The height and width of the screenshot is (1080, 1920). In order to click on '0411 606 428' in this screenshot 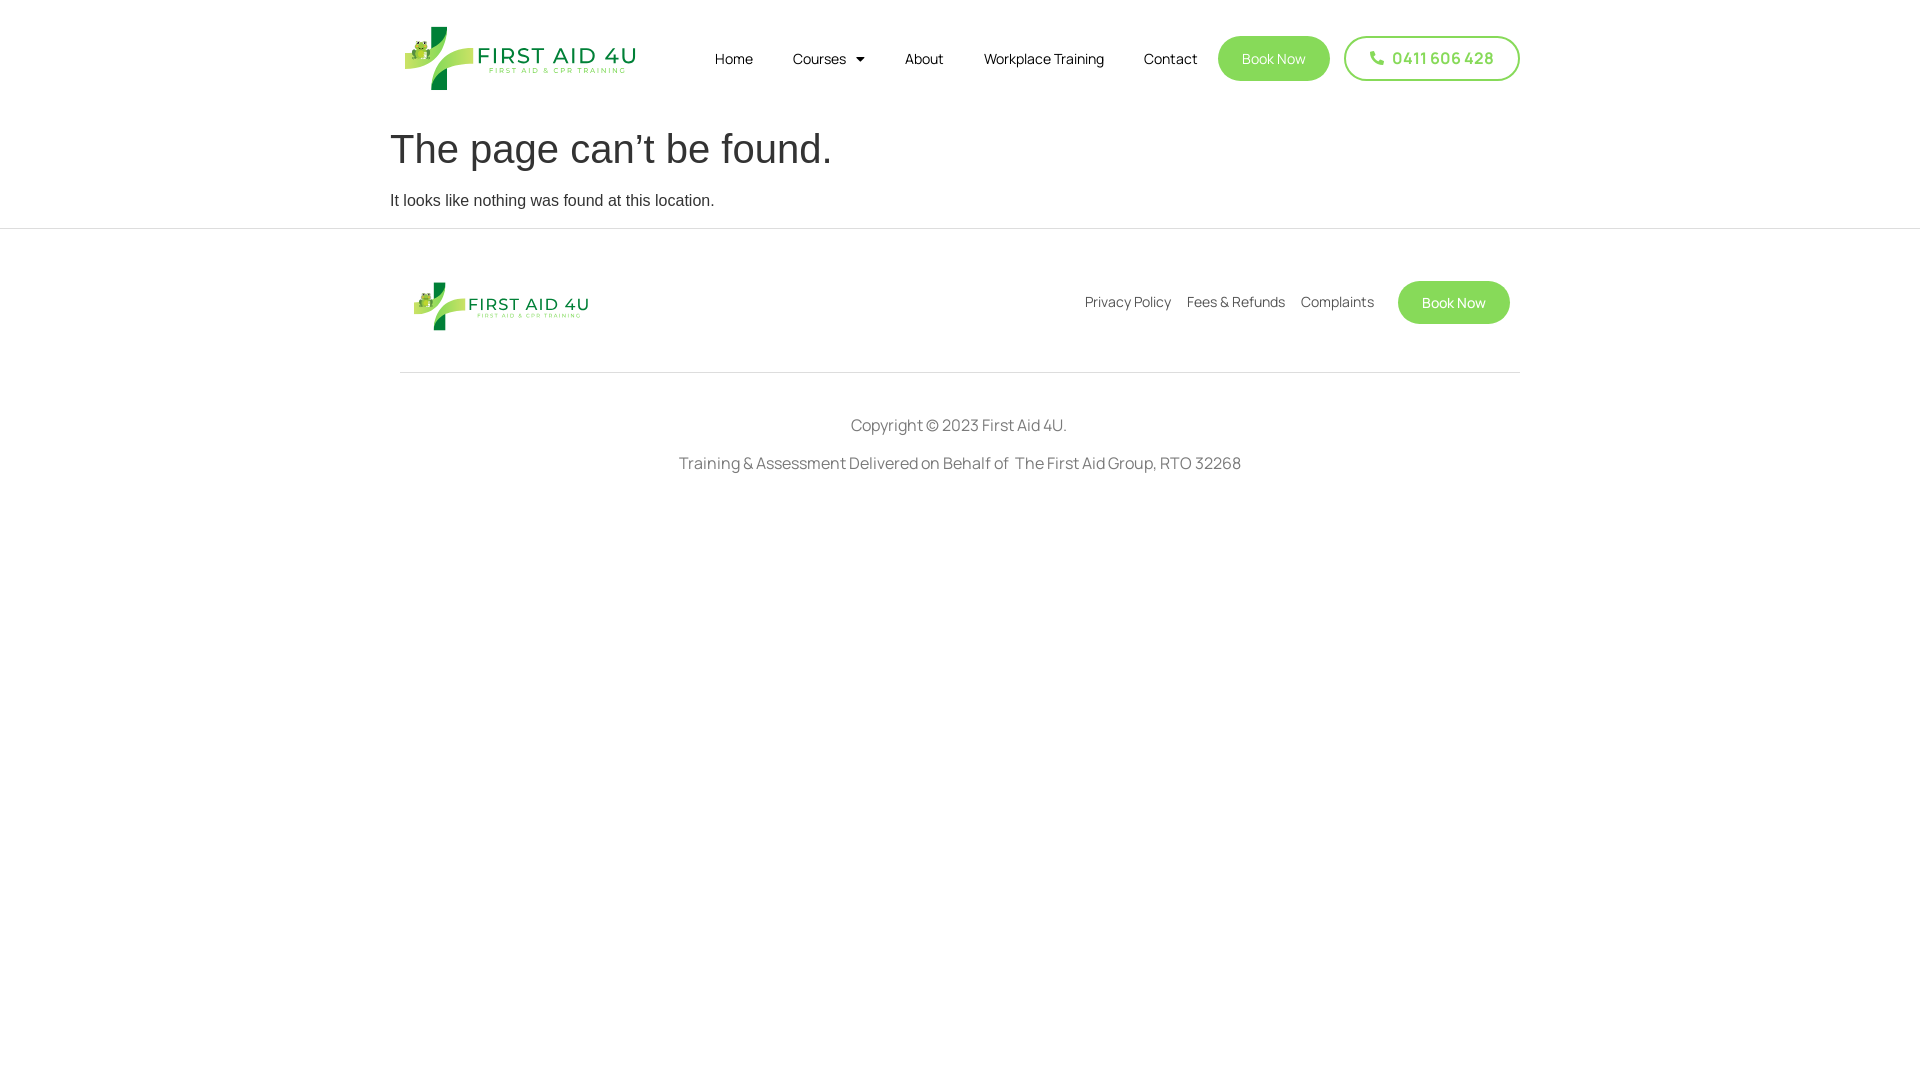, I will do `click(1430, 57)`.